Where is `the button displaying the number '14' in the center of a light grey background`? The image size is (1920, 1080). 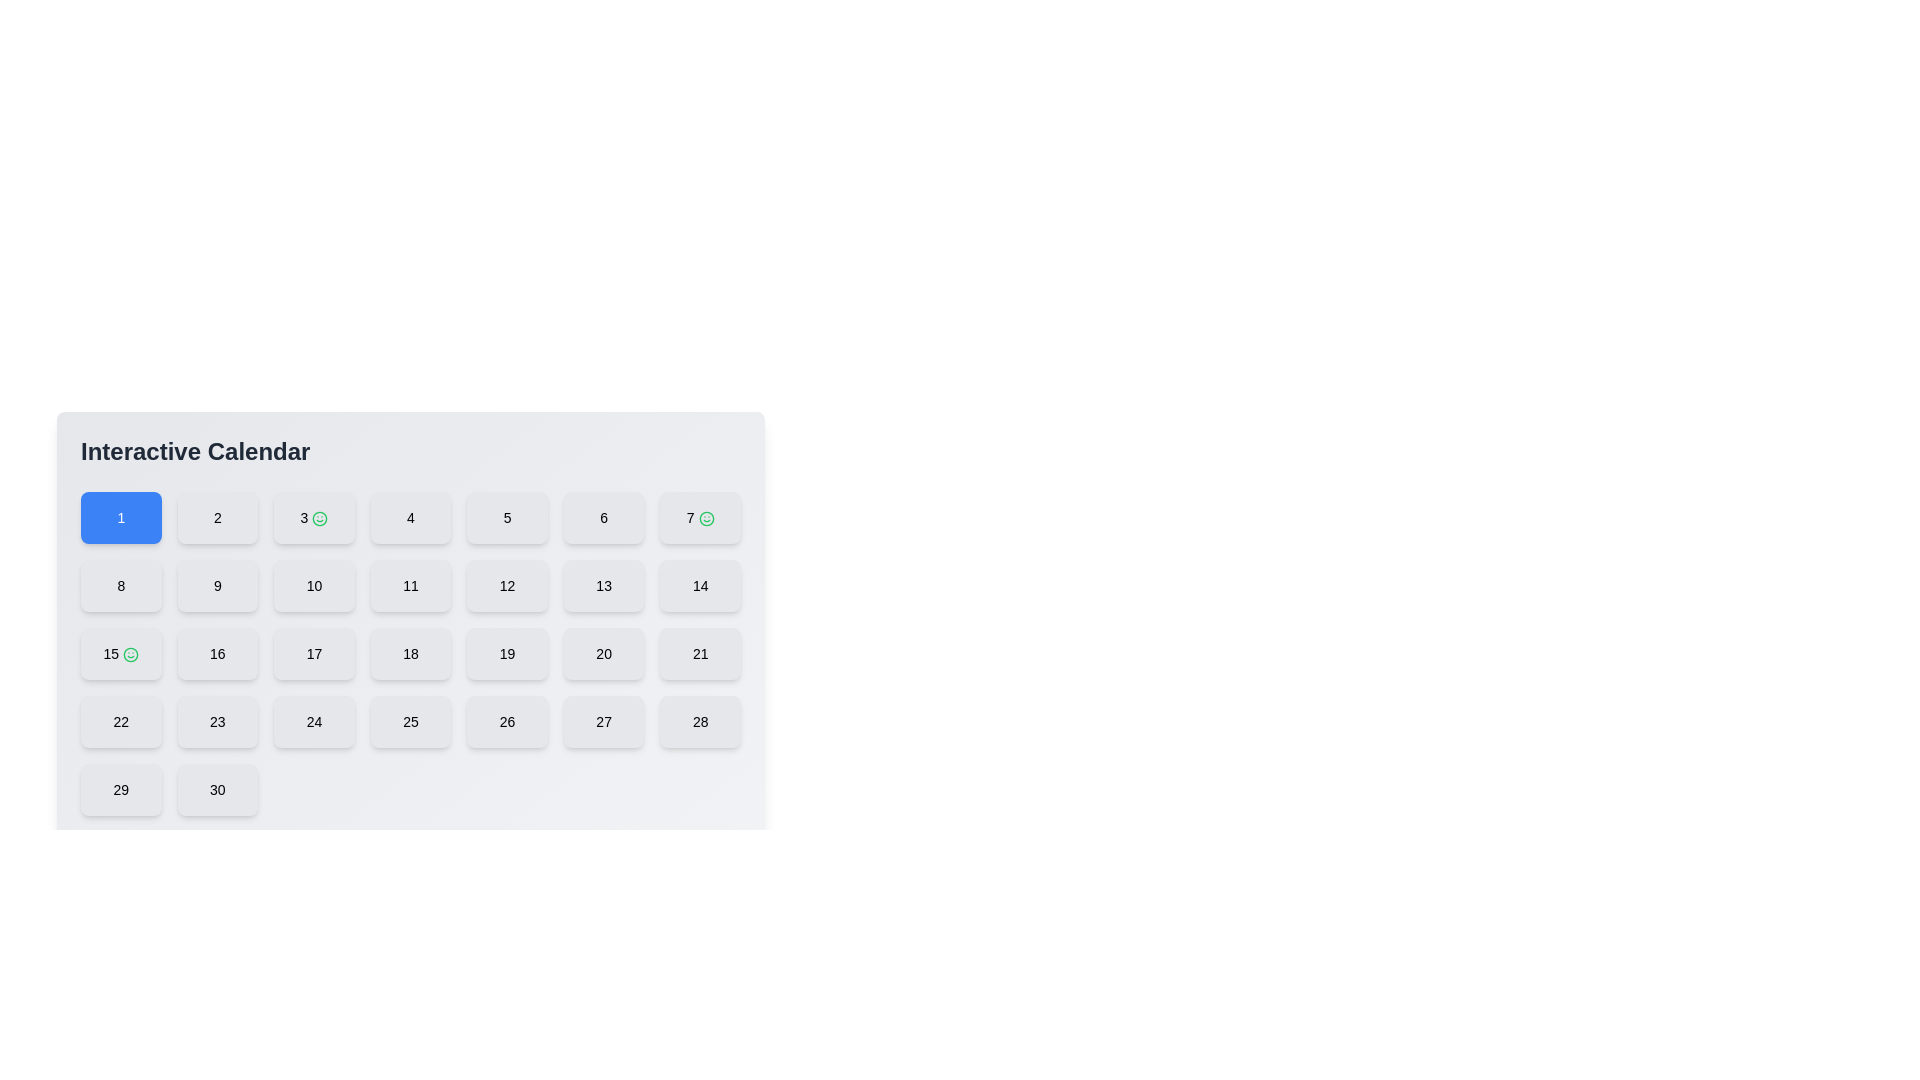
the button displaying the number '14' in the center of a light grey background is located at coordinates (700, 585).